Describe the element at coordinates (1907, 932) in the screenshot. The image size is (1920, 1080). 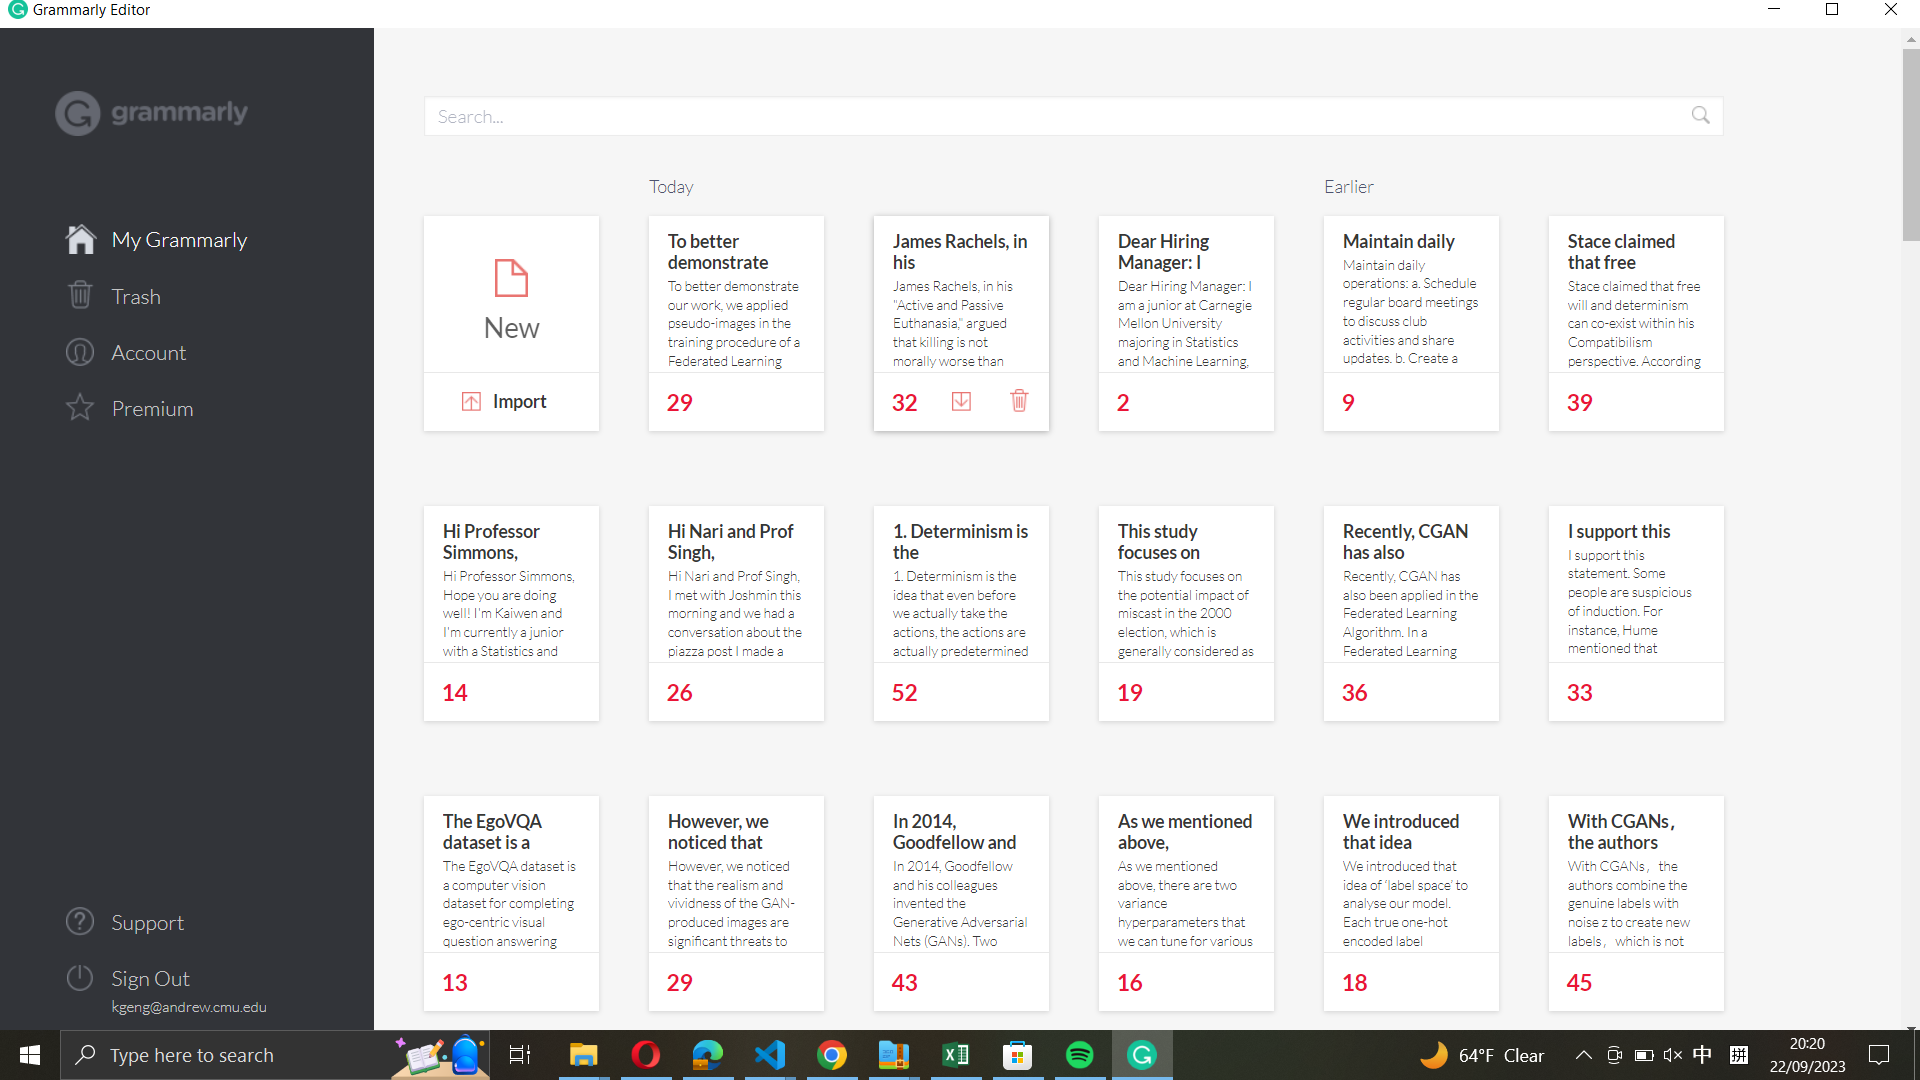
I see `Direct the cursor to the page end` at that location.